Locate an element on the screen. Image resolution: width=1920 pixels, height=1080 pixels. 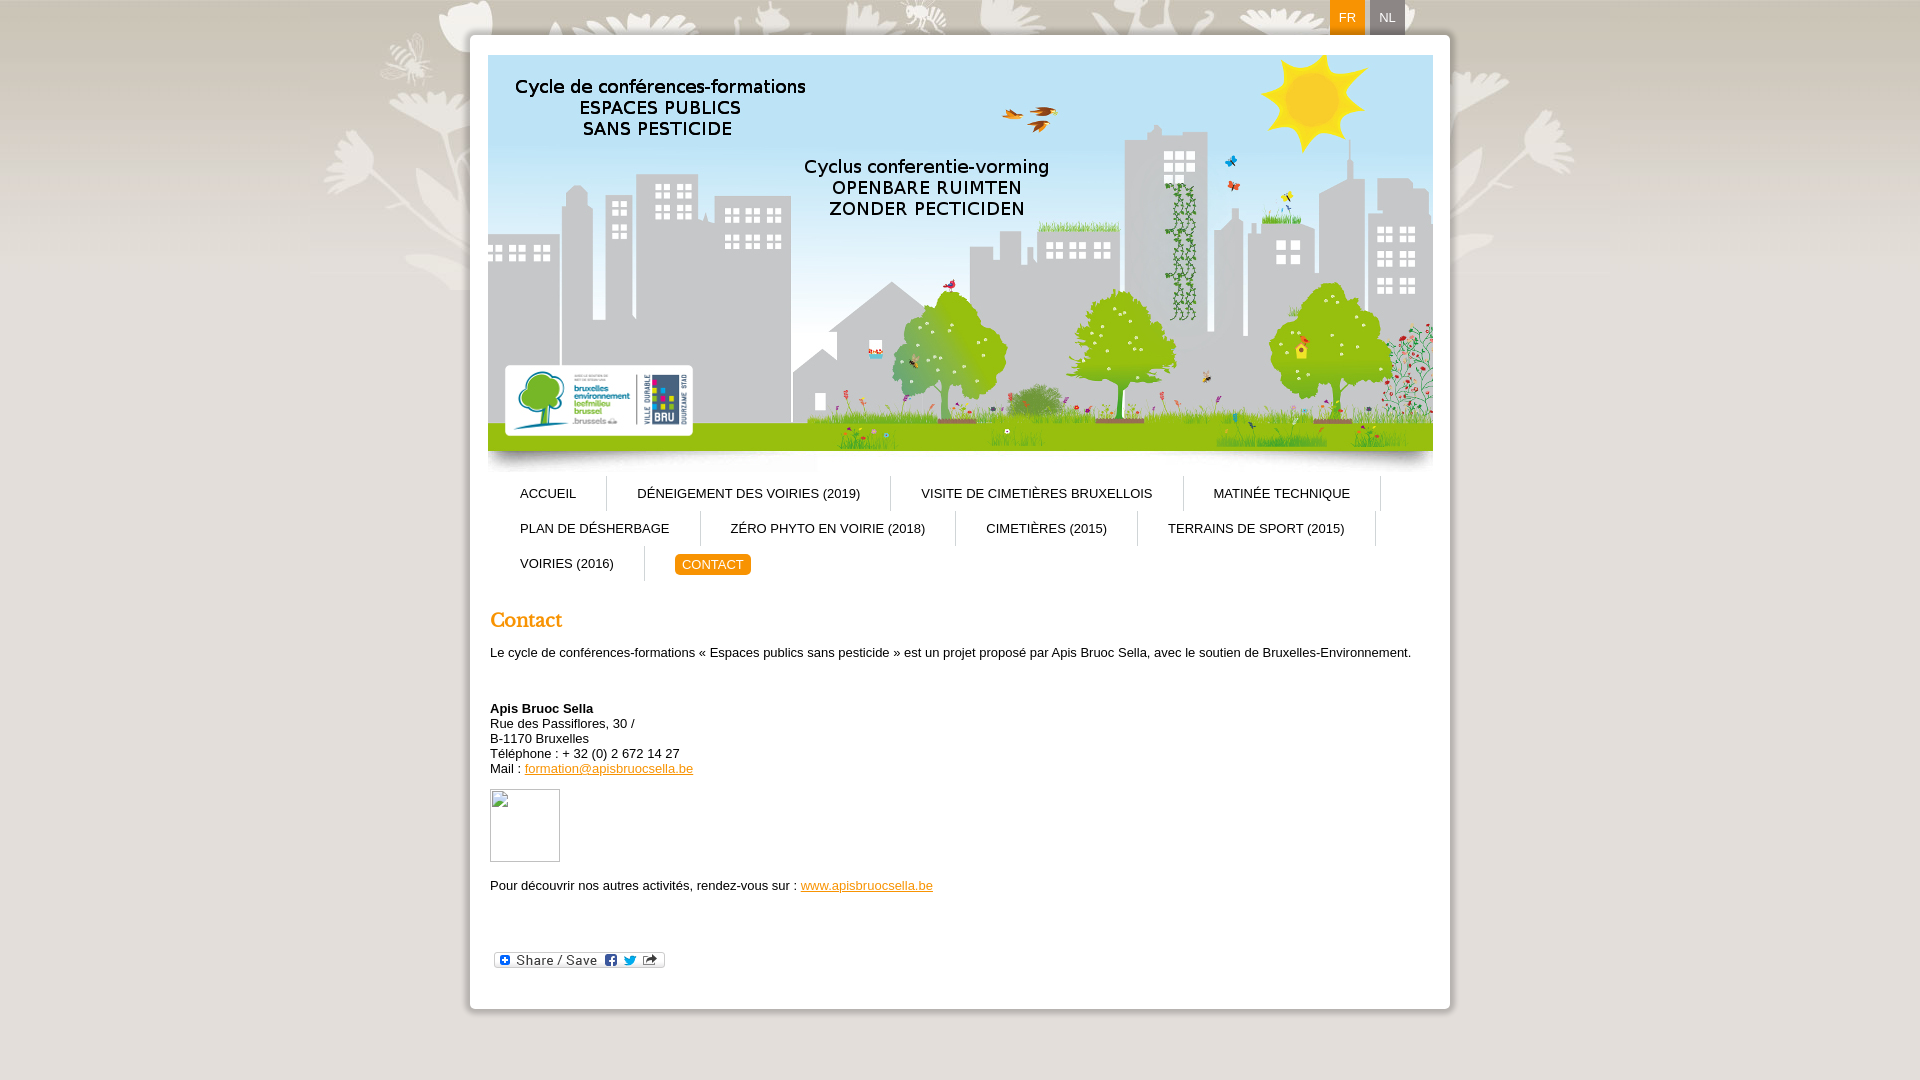
'Aller au contenu principal' is located at coordinates (0, 0).